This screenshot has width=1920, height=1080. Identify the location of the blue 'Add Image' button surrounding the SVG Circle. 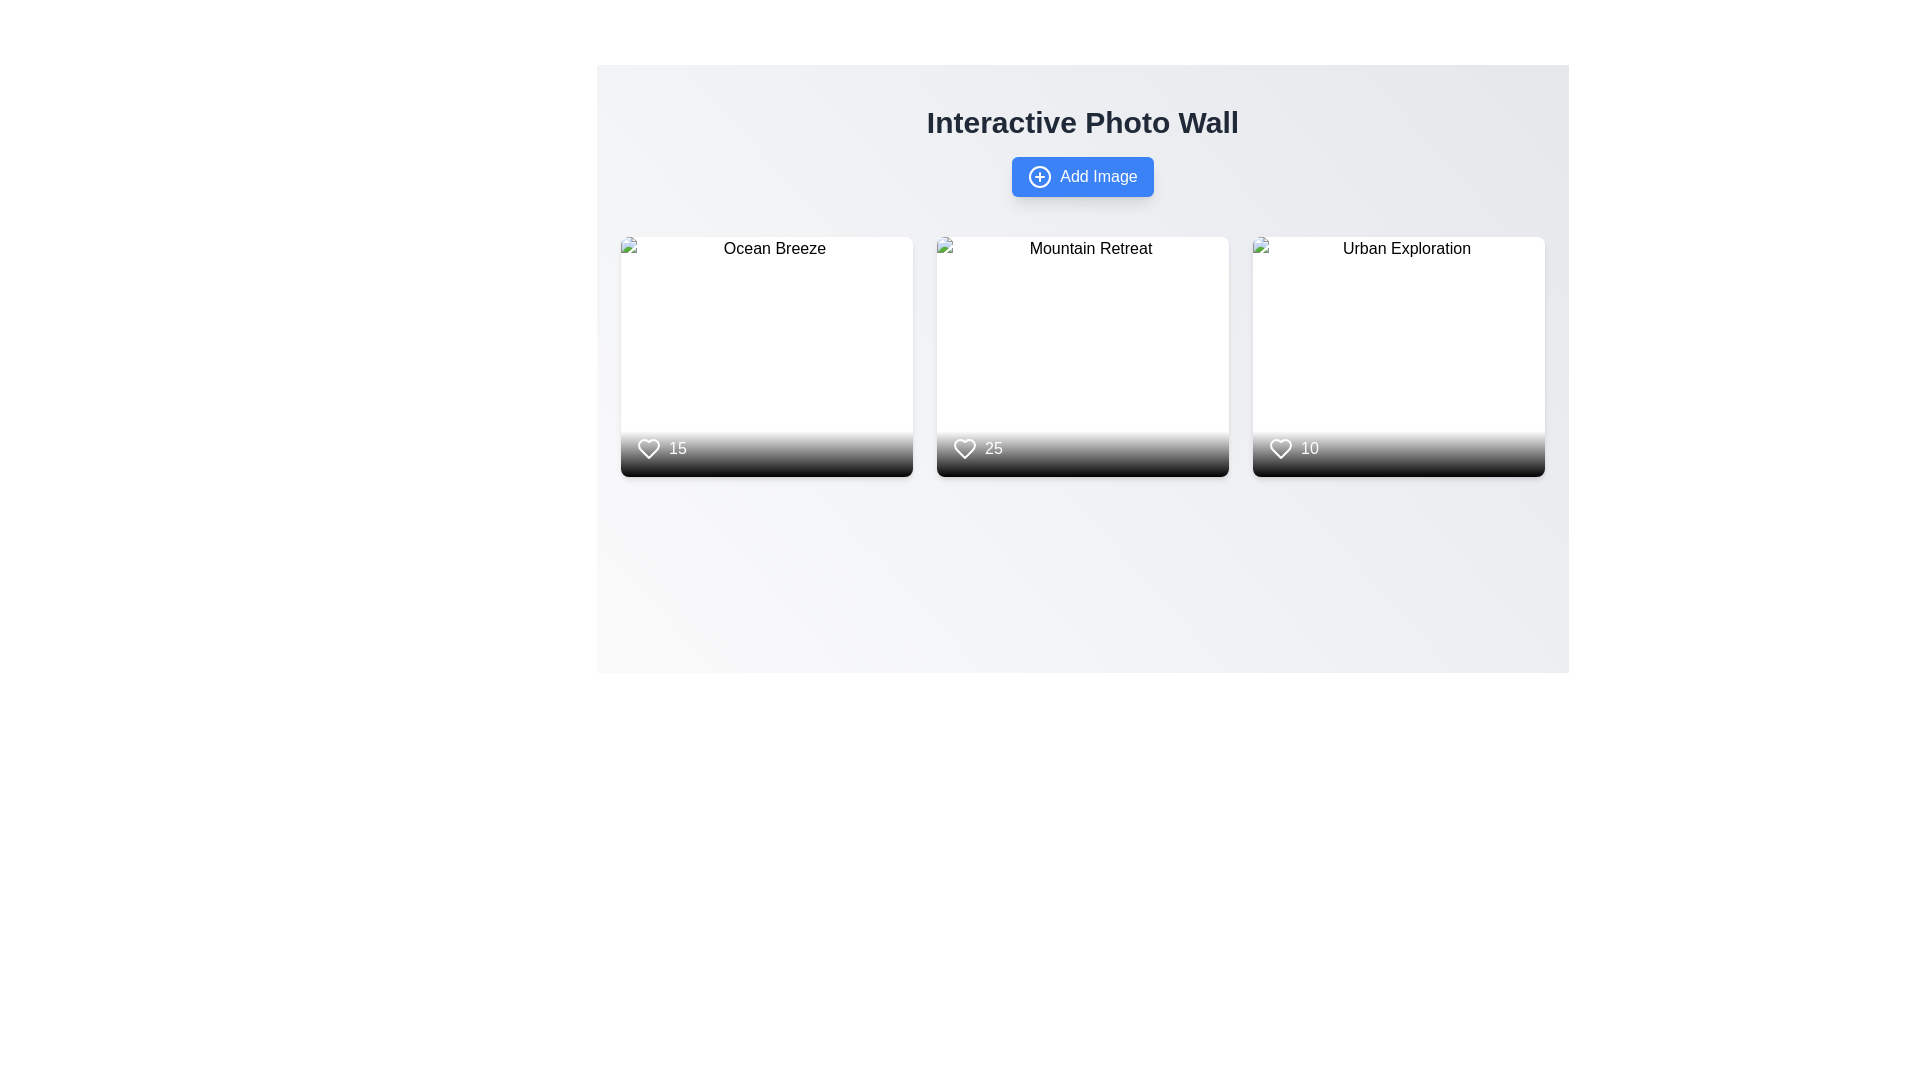
(1040, 176).